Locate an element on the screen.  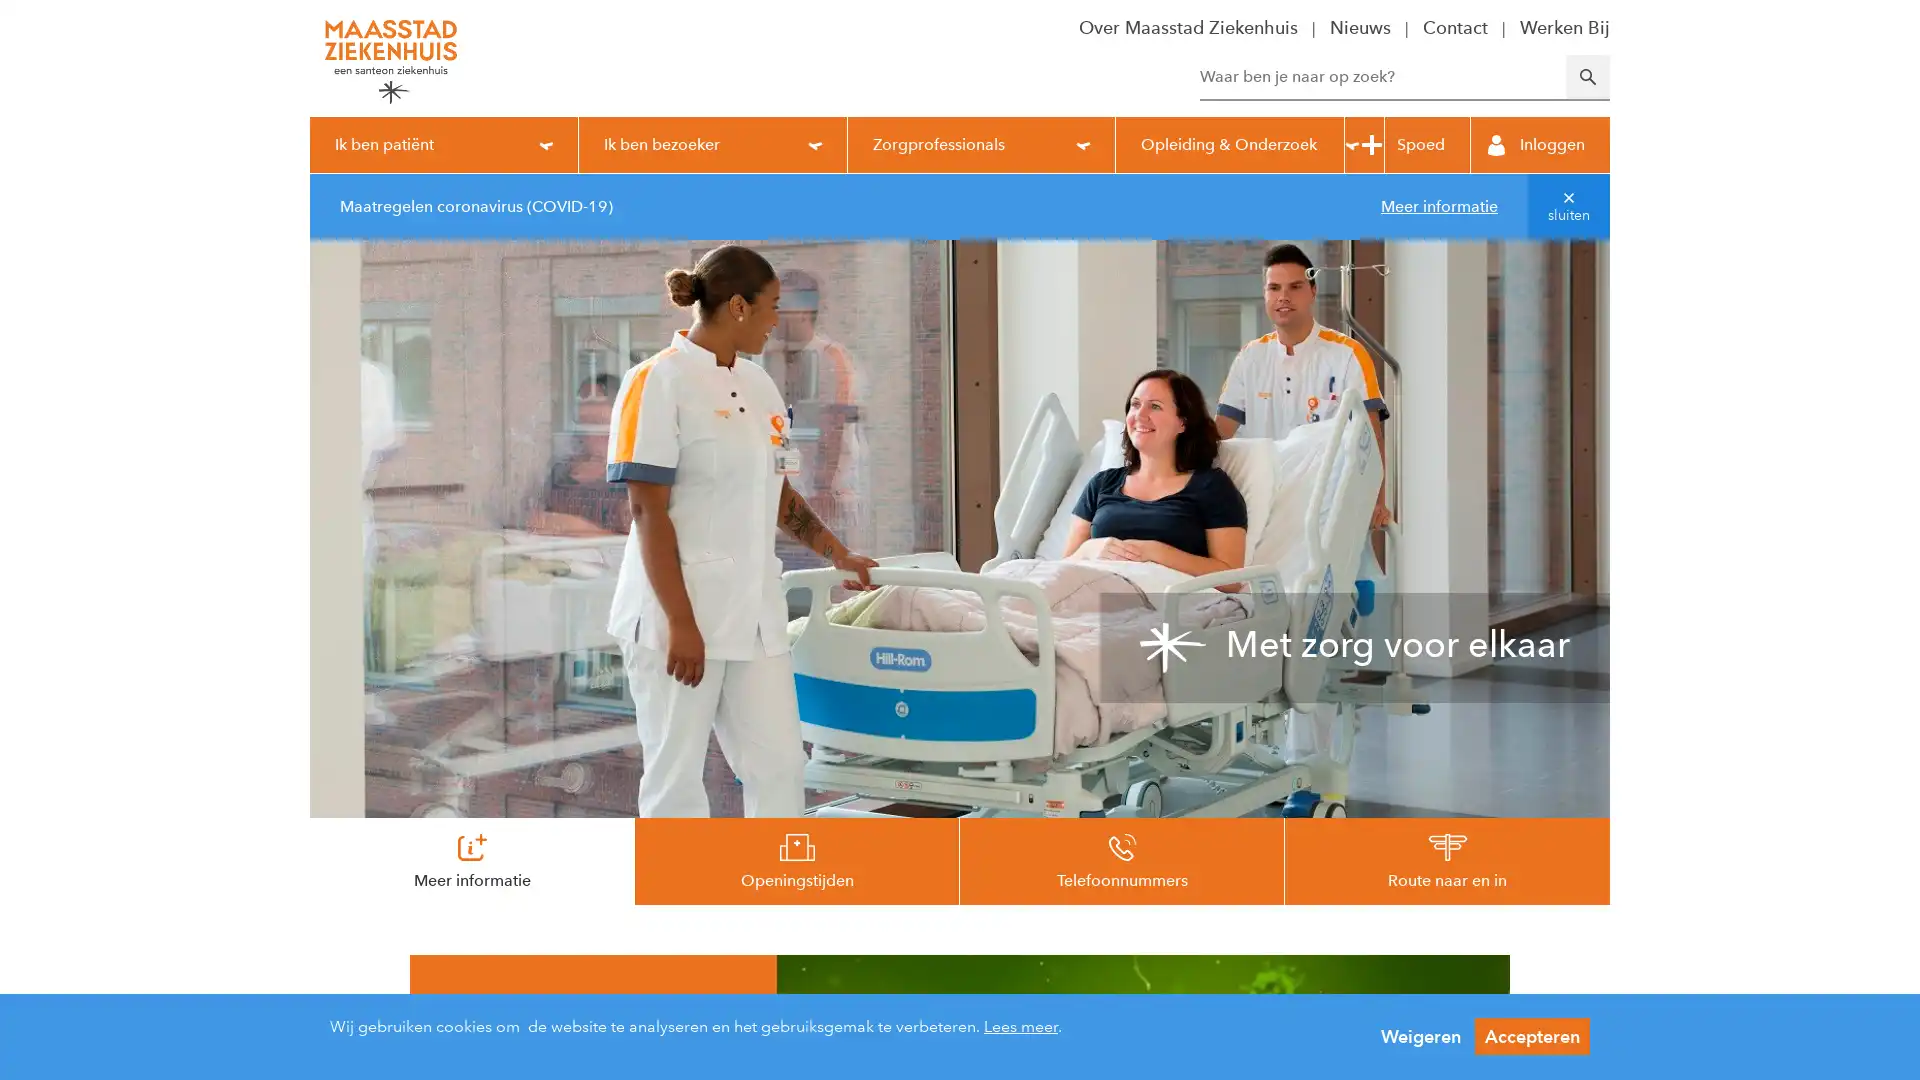
Zoeken is located at coordinates (1587, 76).